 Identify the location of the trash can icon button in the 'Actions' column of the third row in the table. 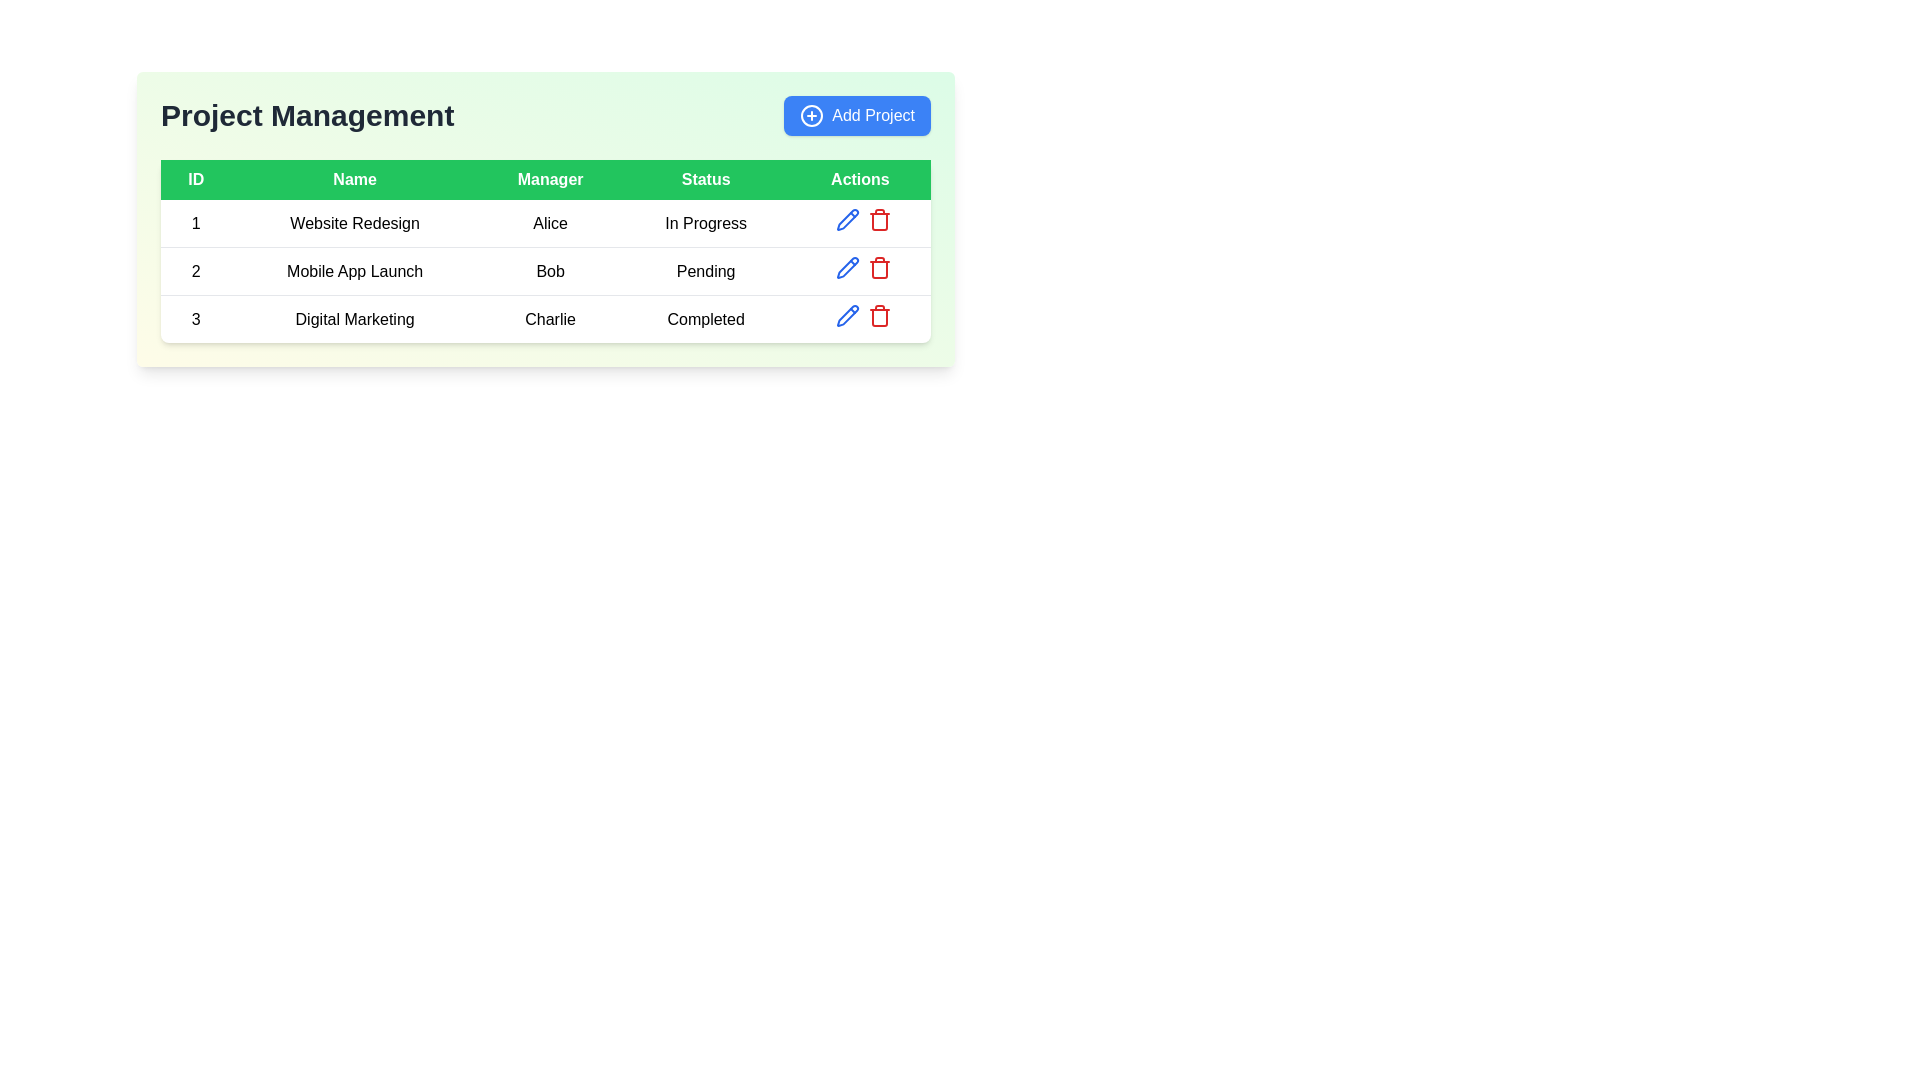
(880, 219).